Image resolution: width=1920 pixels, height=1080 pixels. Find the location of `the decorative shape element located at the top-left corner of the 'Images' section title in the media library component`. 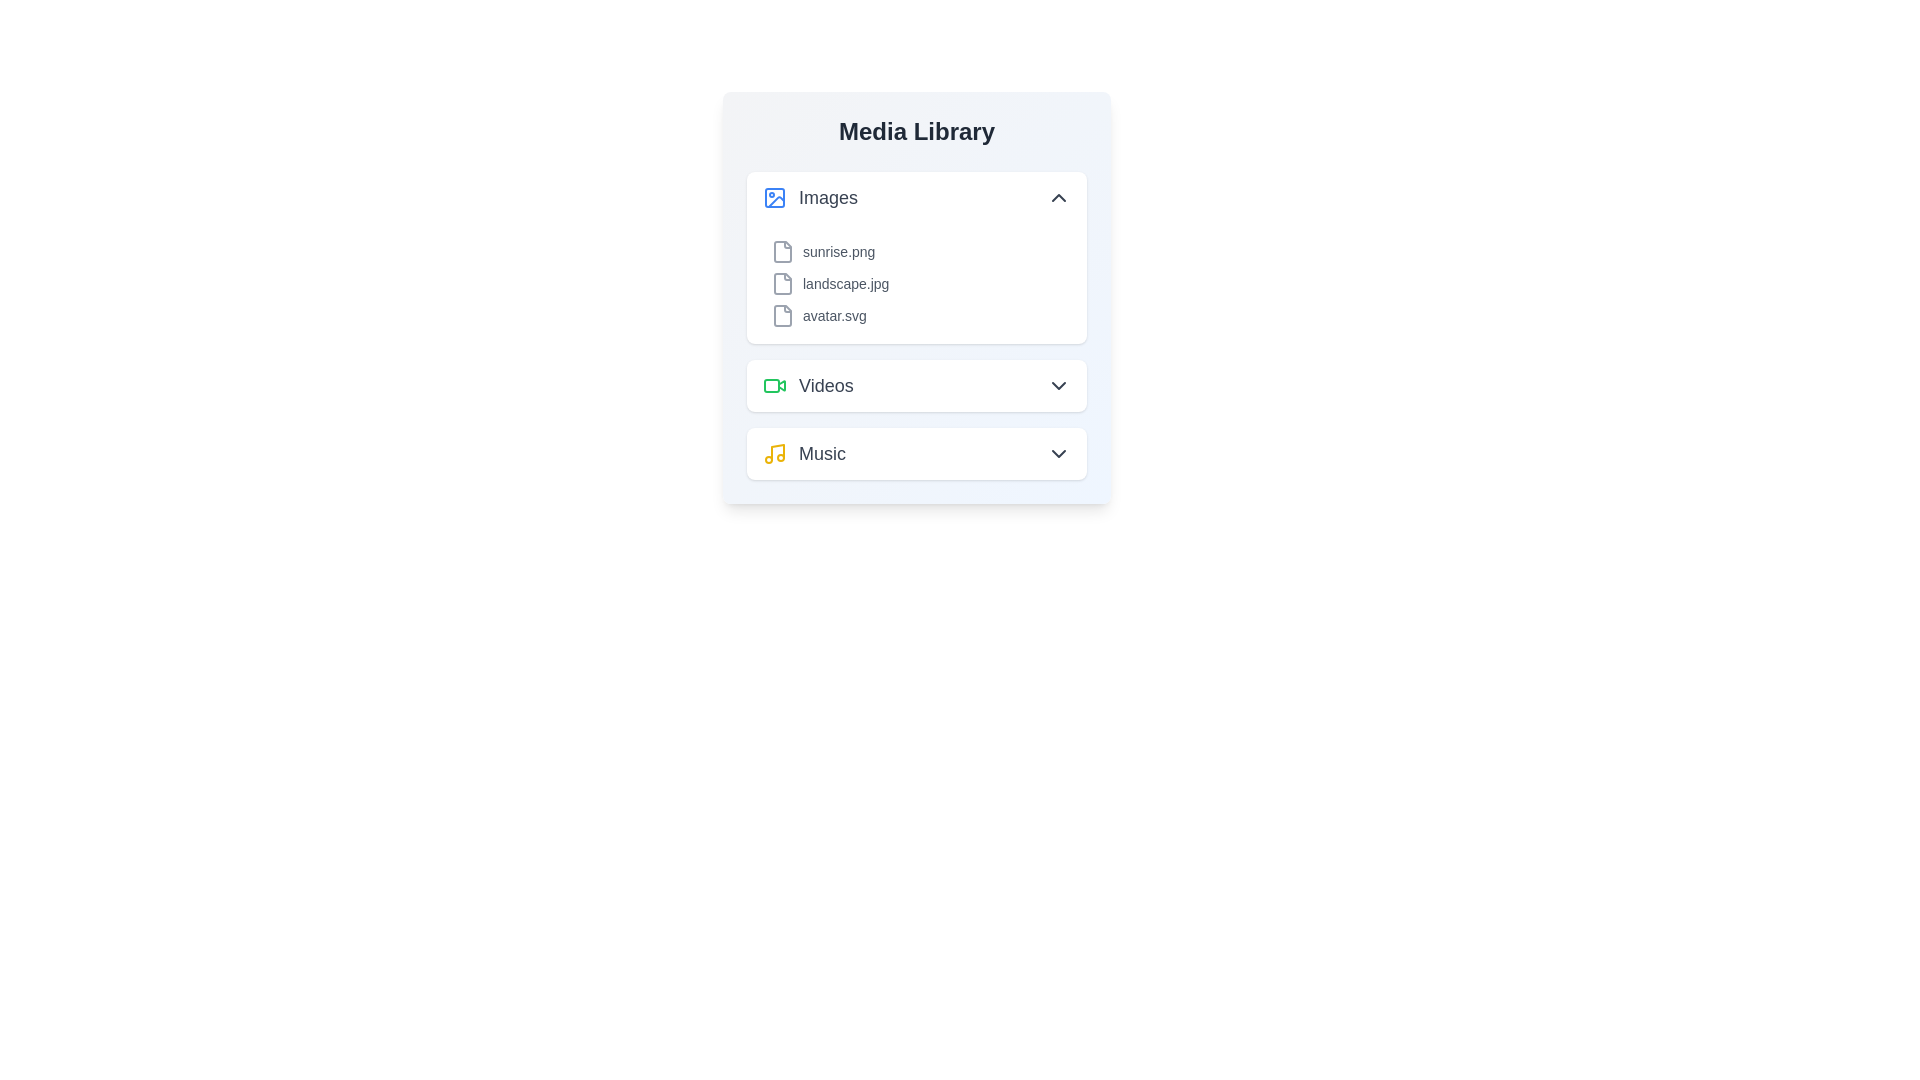

the decorative shape element located at the top-left corner of the 'Images' section title in the media library component is located at coordinates (773, 197).